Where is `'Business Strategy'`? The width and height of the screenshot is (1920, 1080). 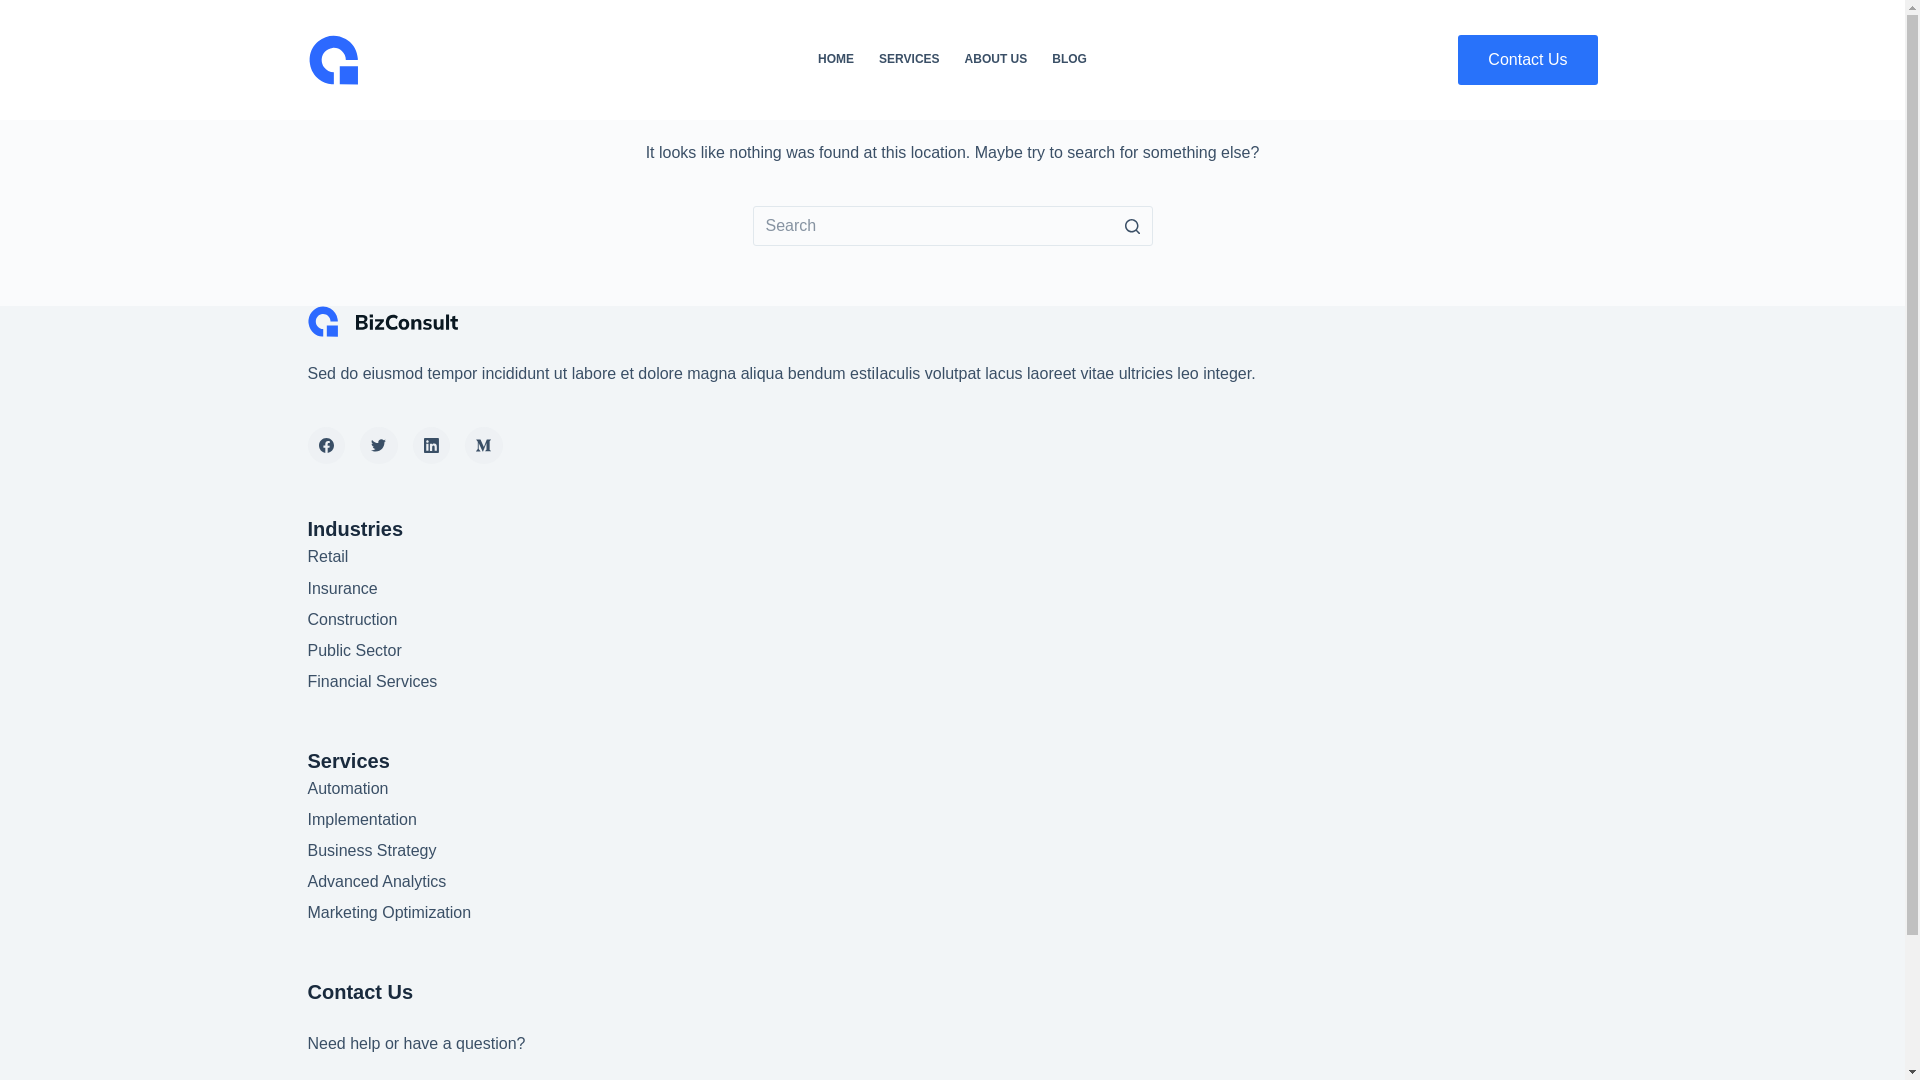 'Business Strategy' is located at coordinates (372, 850).